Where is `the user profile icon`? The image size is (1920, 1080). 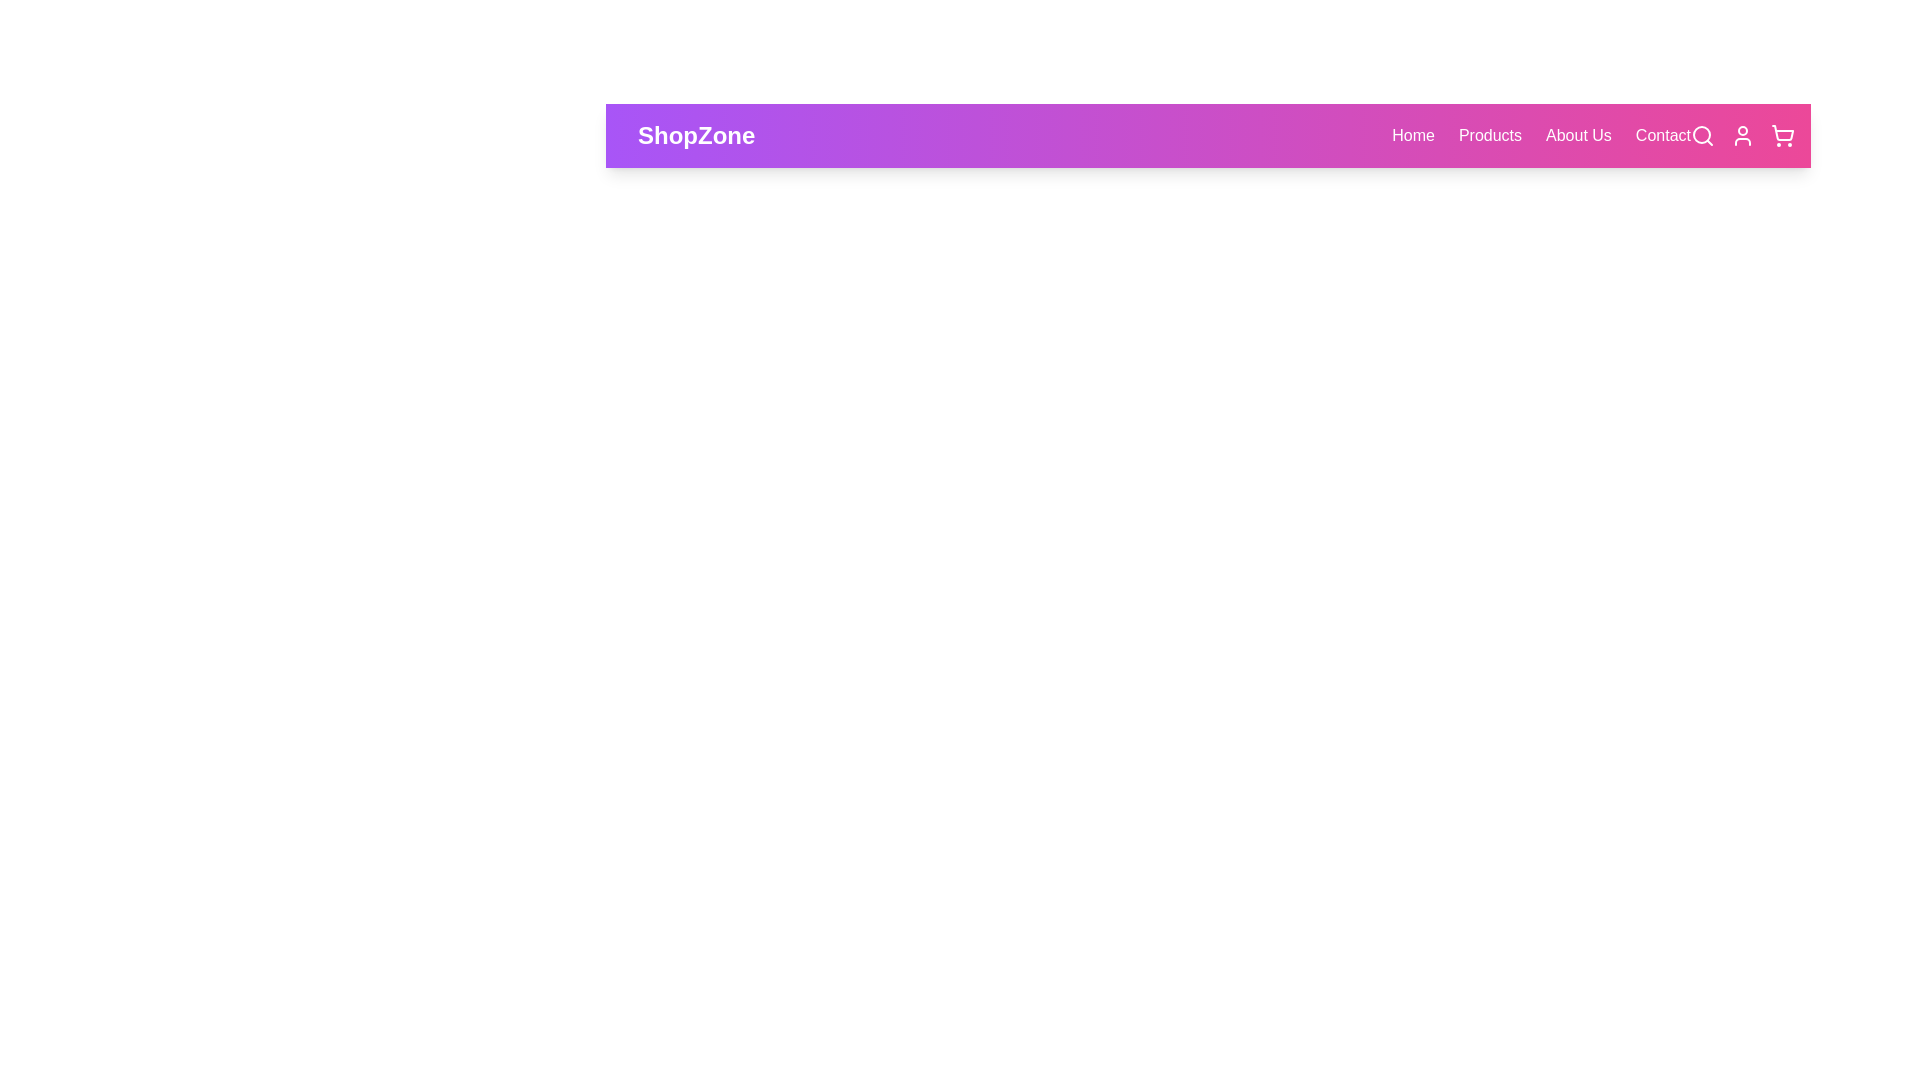 the user profile icon is located at coordinates (1741, 135).